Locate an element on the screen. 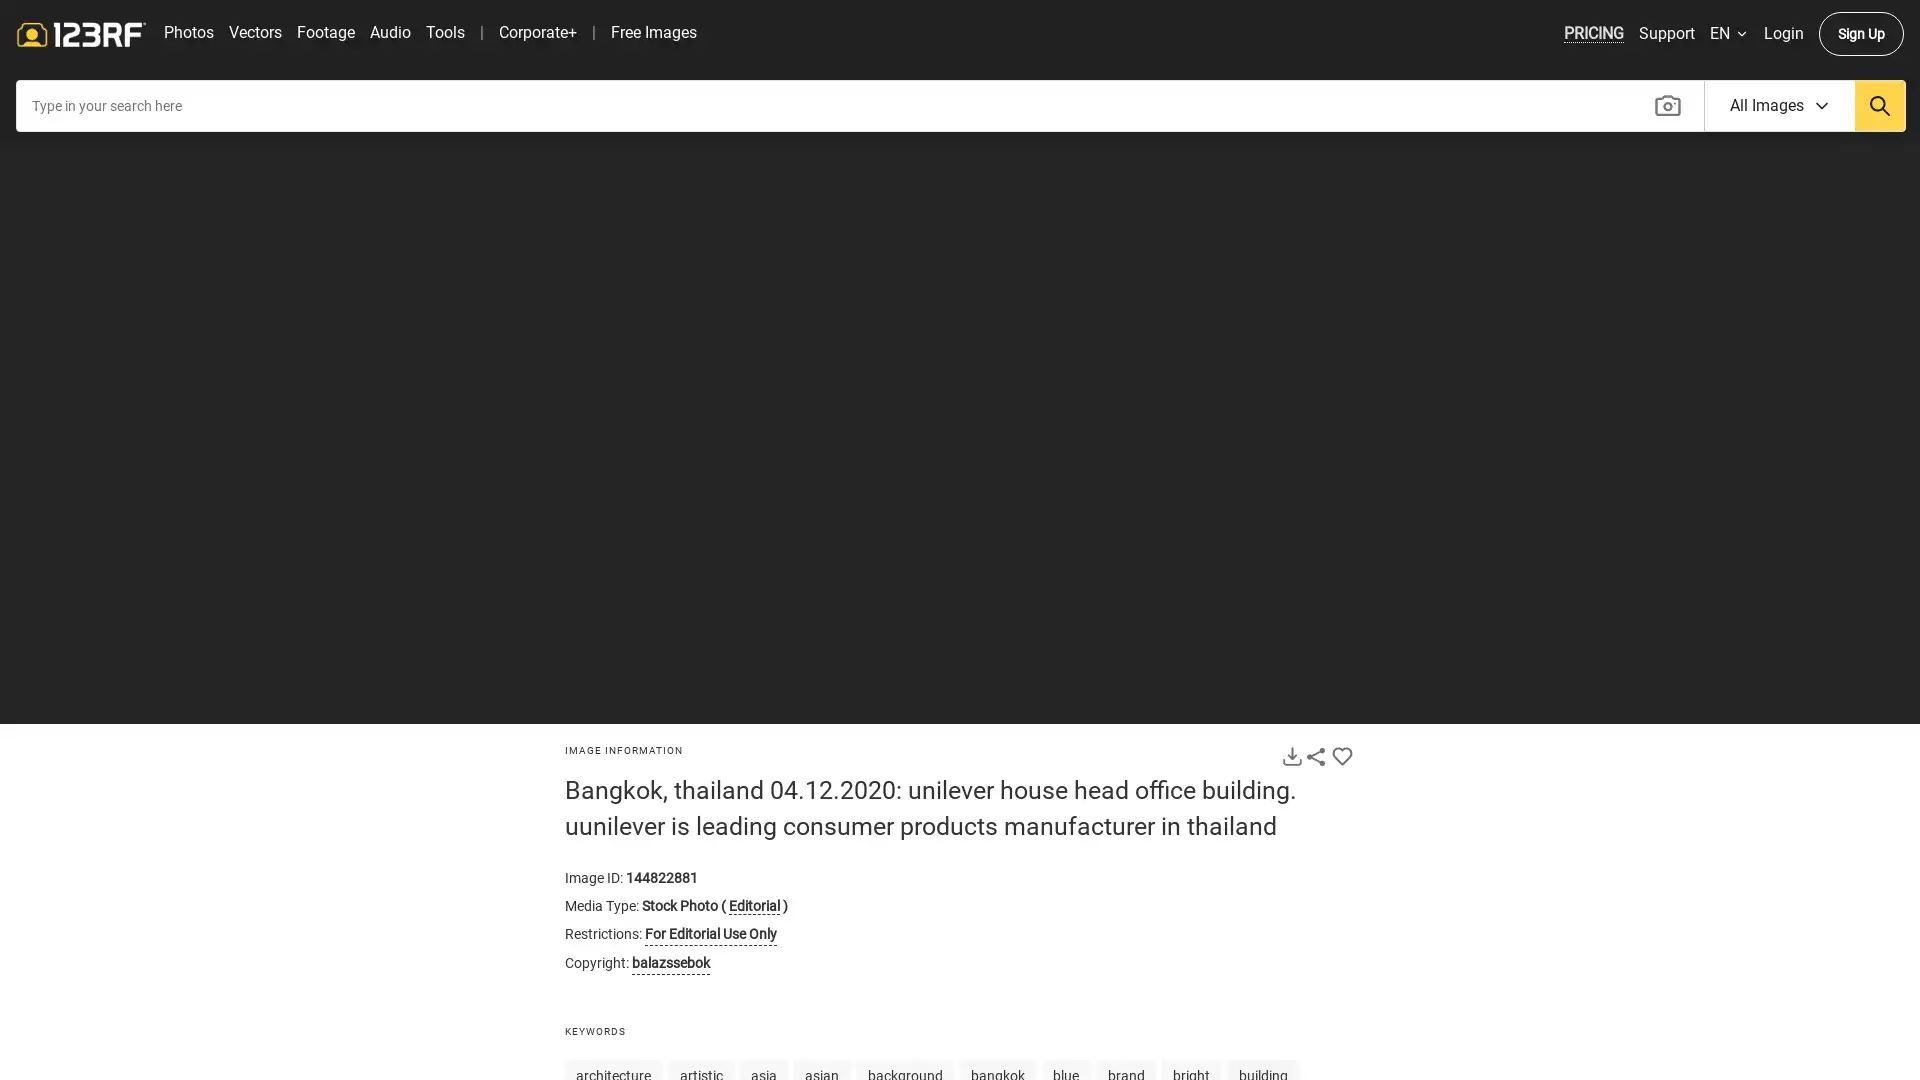 Image resolution: width=1920 pixels, height=1080 pixels. Filter is located at coordinates (38, 345).